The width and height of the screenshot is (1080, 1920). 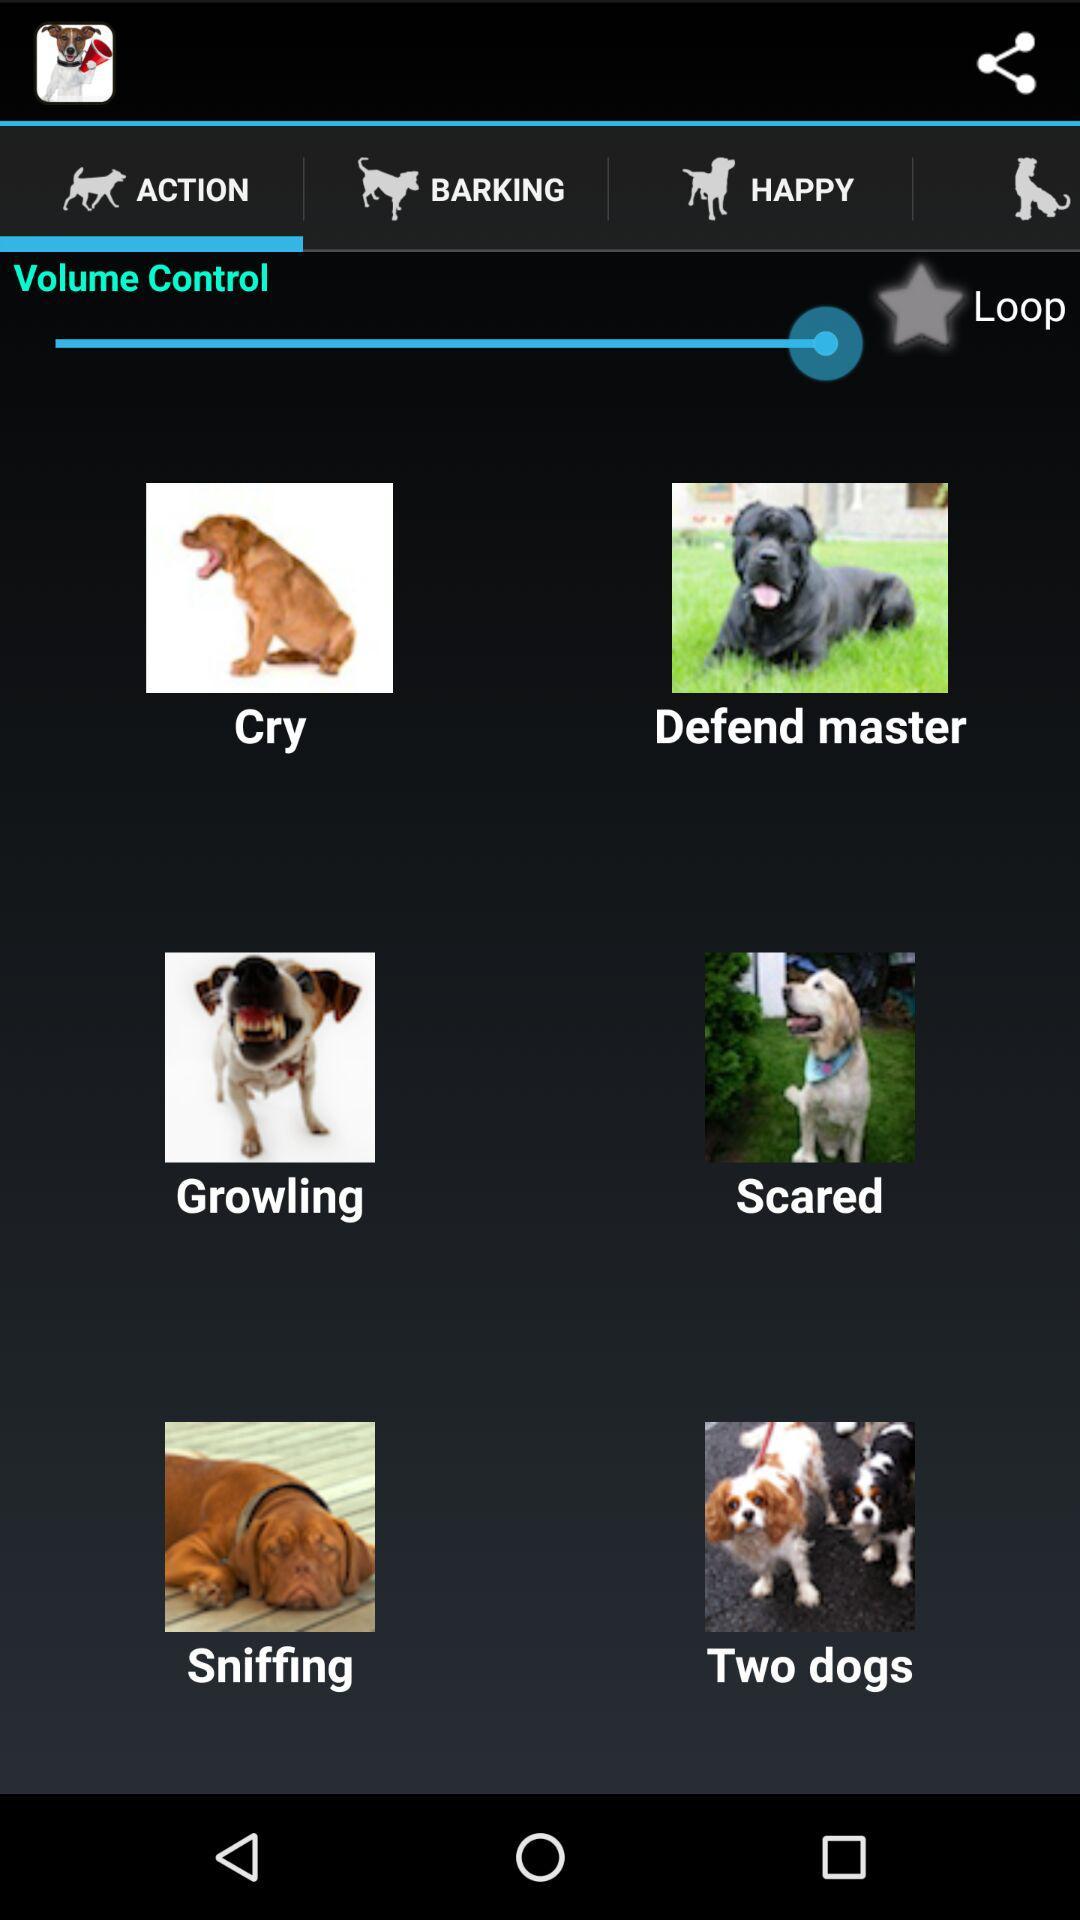 I want to click on the scared, so click(x=810, y=1088).